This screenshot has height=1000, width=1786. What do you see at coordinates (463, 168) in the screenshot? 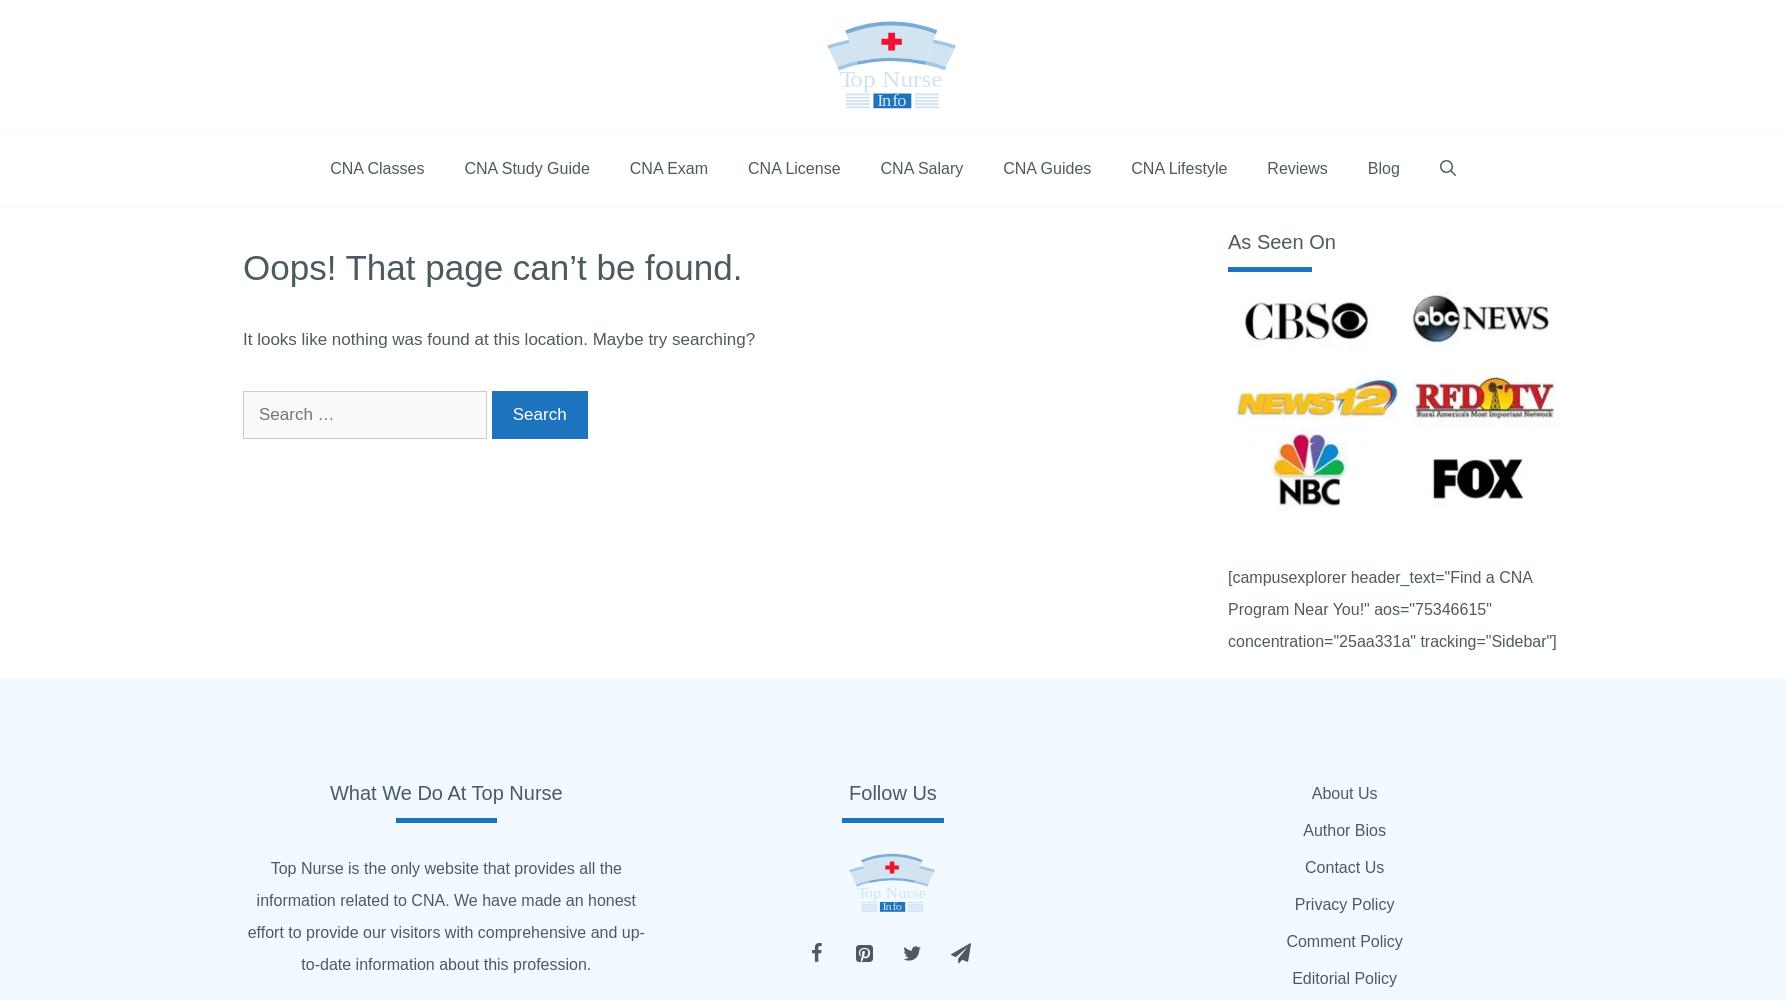
I see `'CNA Study Guide'` at bounding box center [463, 168].